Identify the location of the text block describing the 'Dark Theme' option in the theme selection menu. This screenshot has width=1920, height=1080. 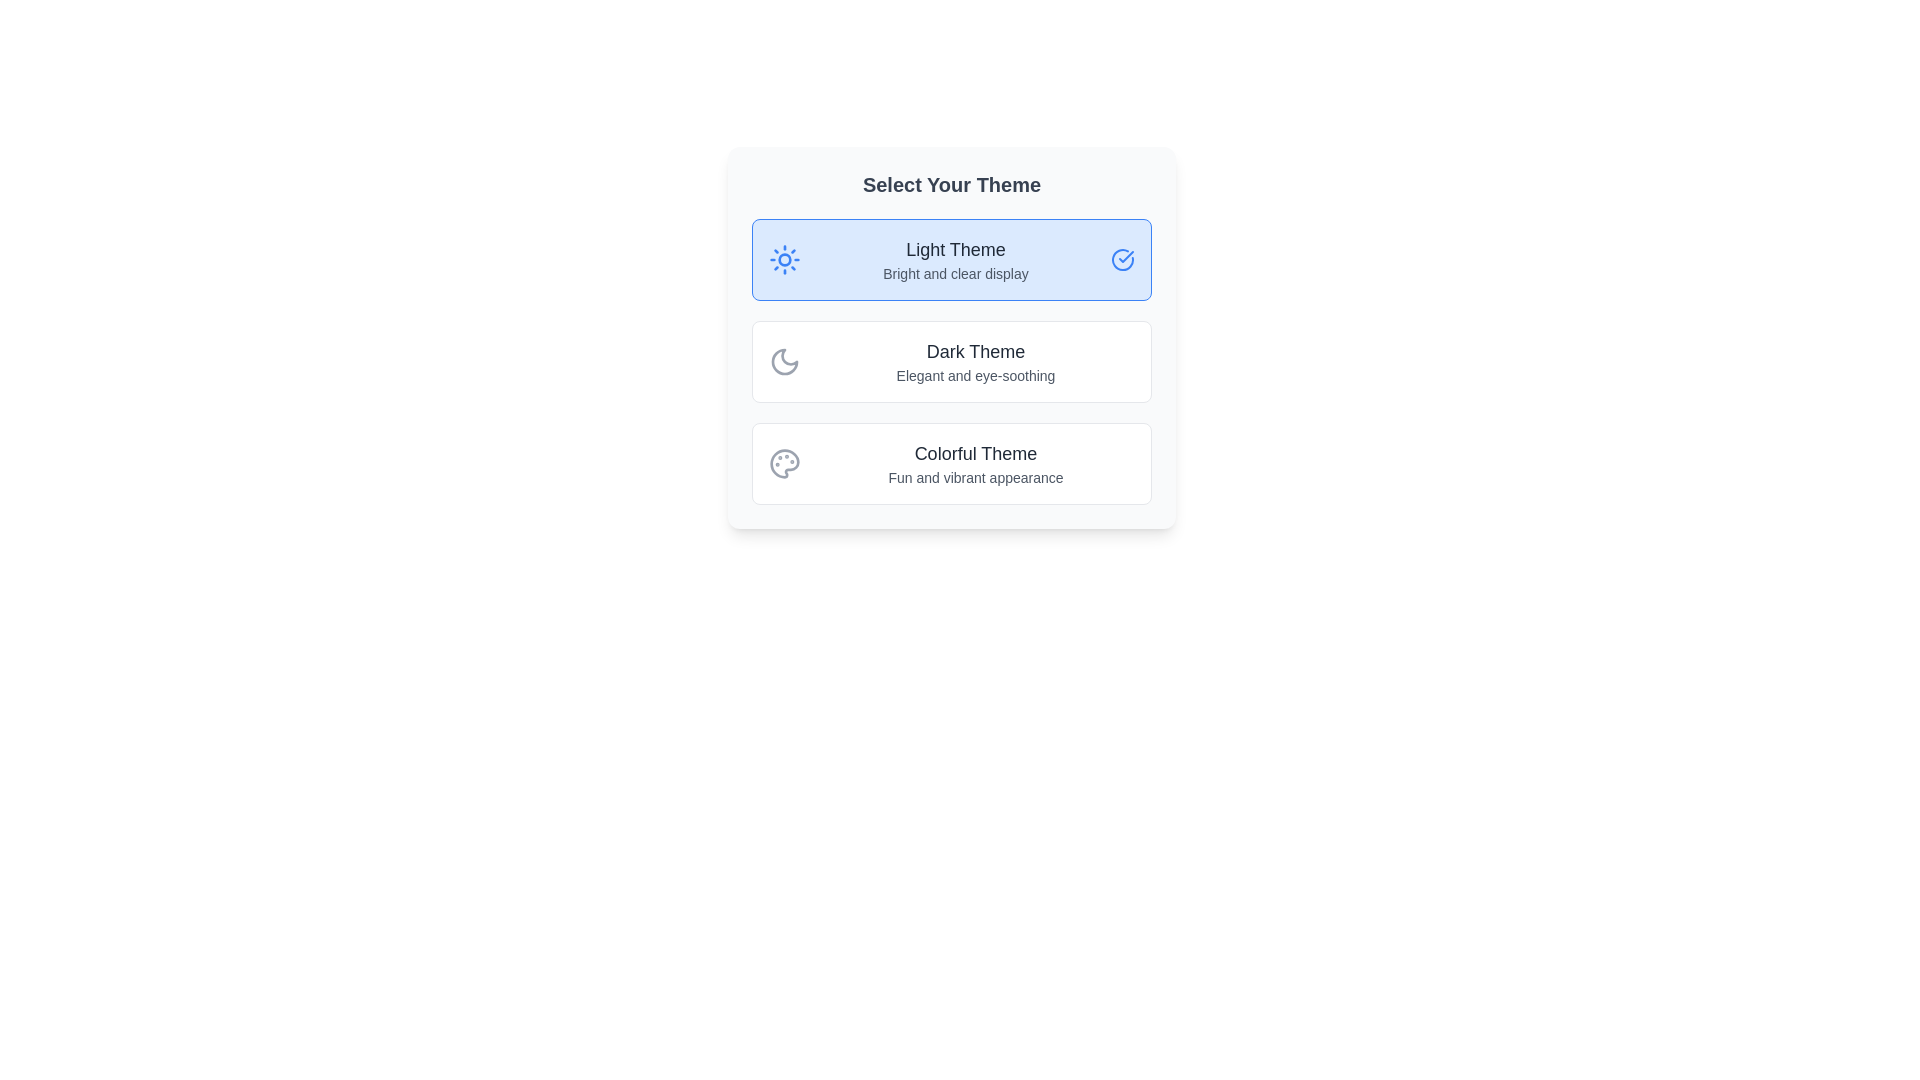
(975, 362).